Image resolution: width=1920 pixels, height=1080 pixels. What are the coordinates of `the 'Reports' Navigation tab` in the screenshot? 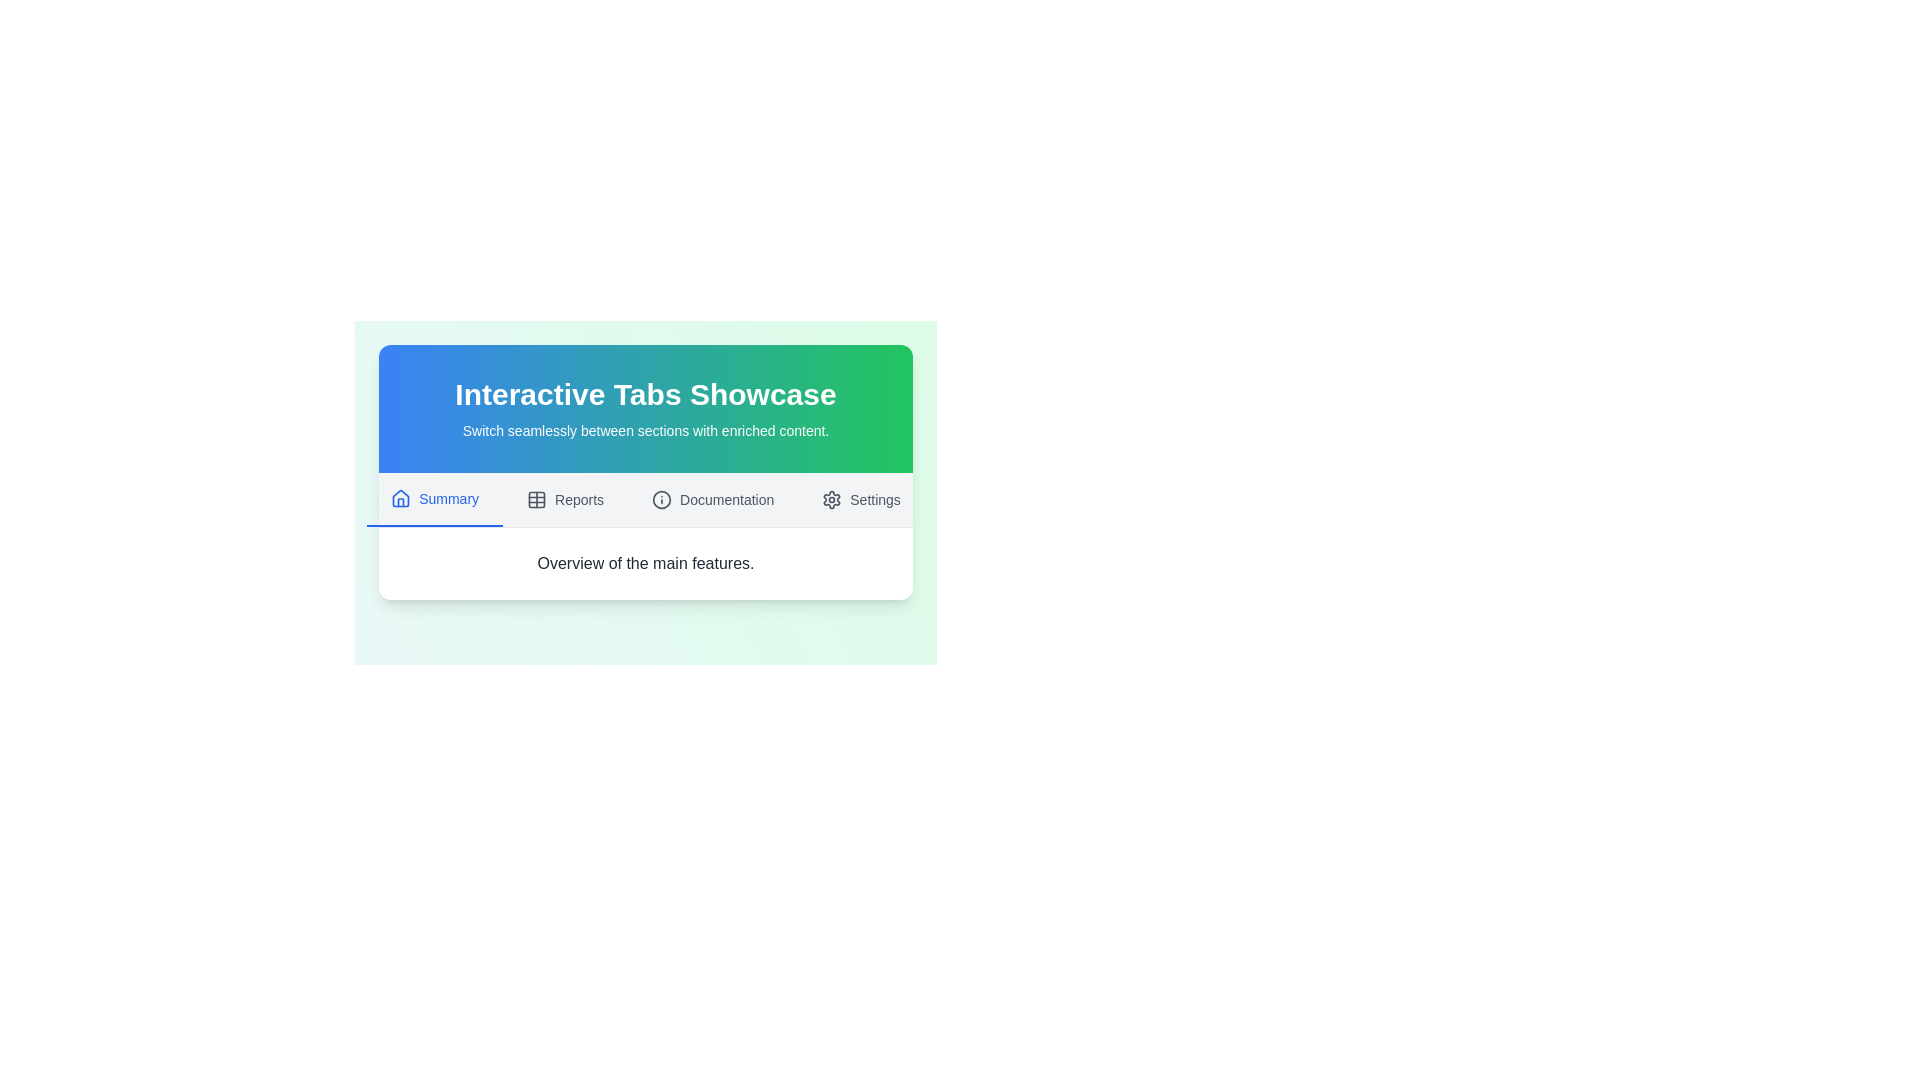 It's located at (564, 499).